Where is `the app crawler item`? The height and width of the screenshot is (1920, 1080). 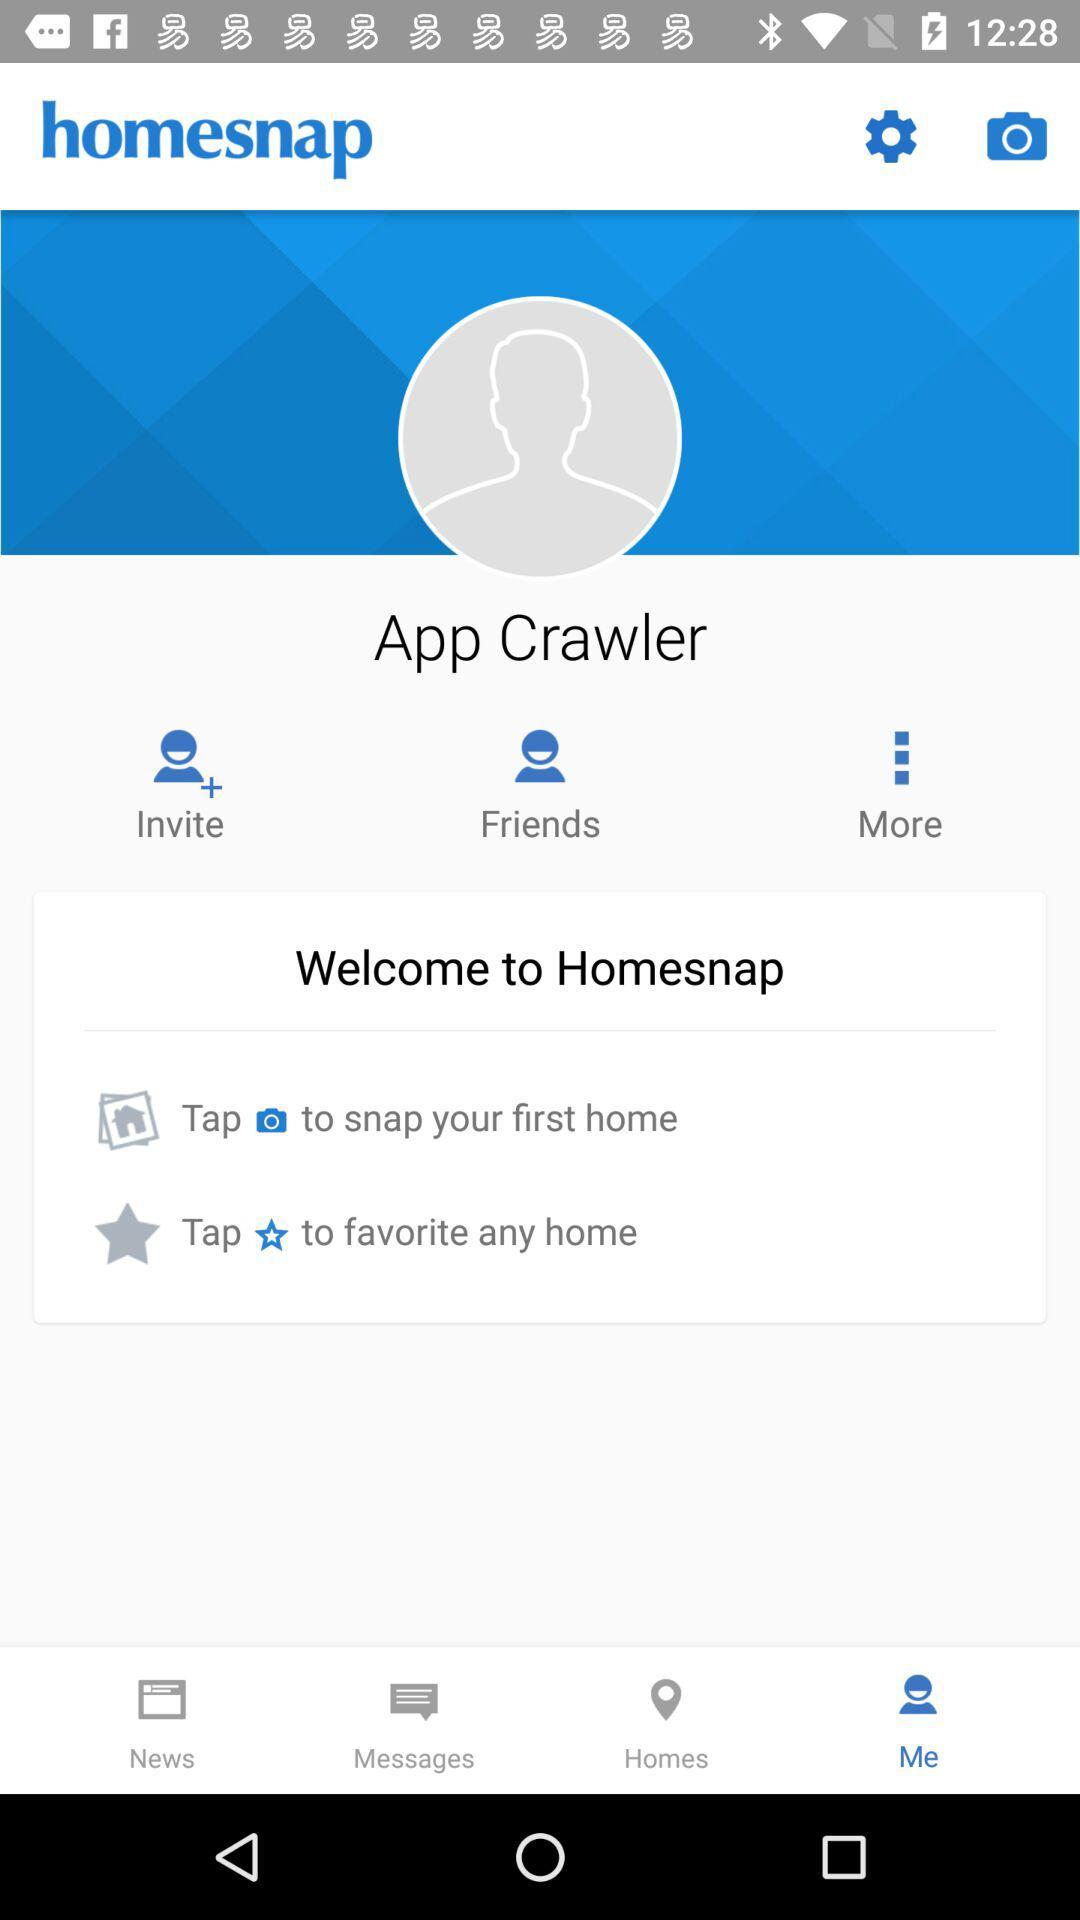 the app crawler item is located at coordinates (540, 634).